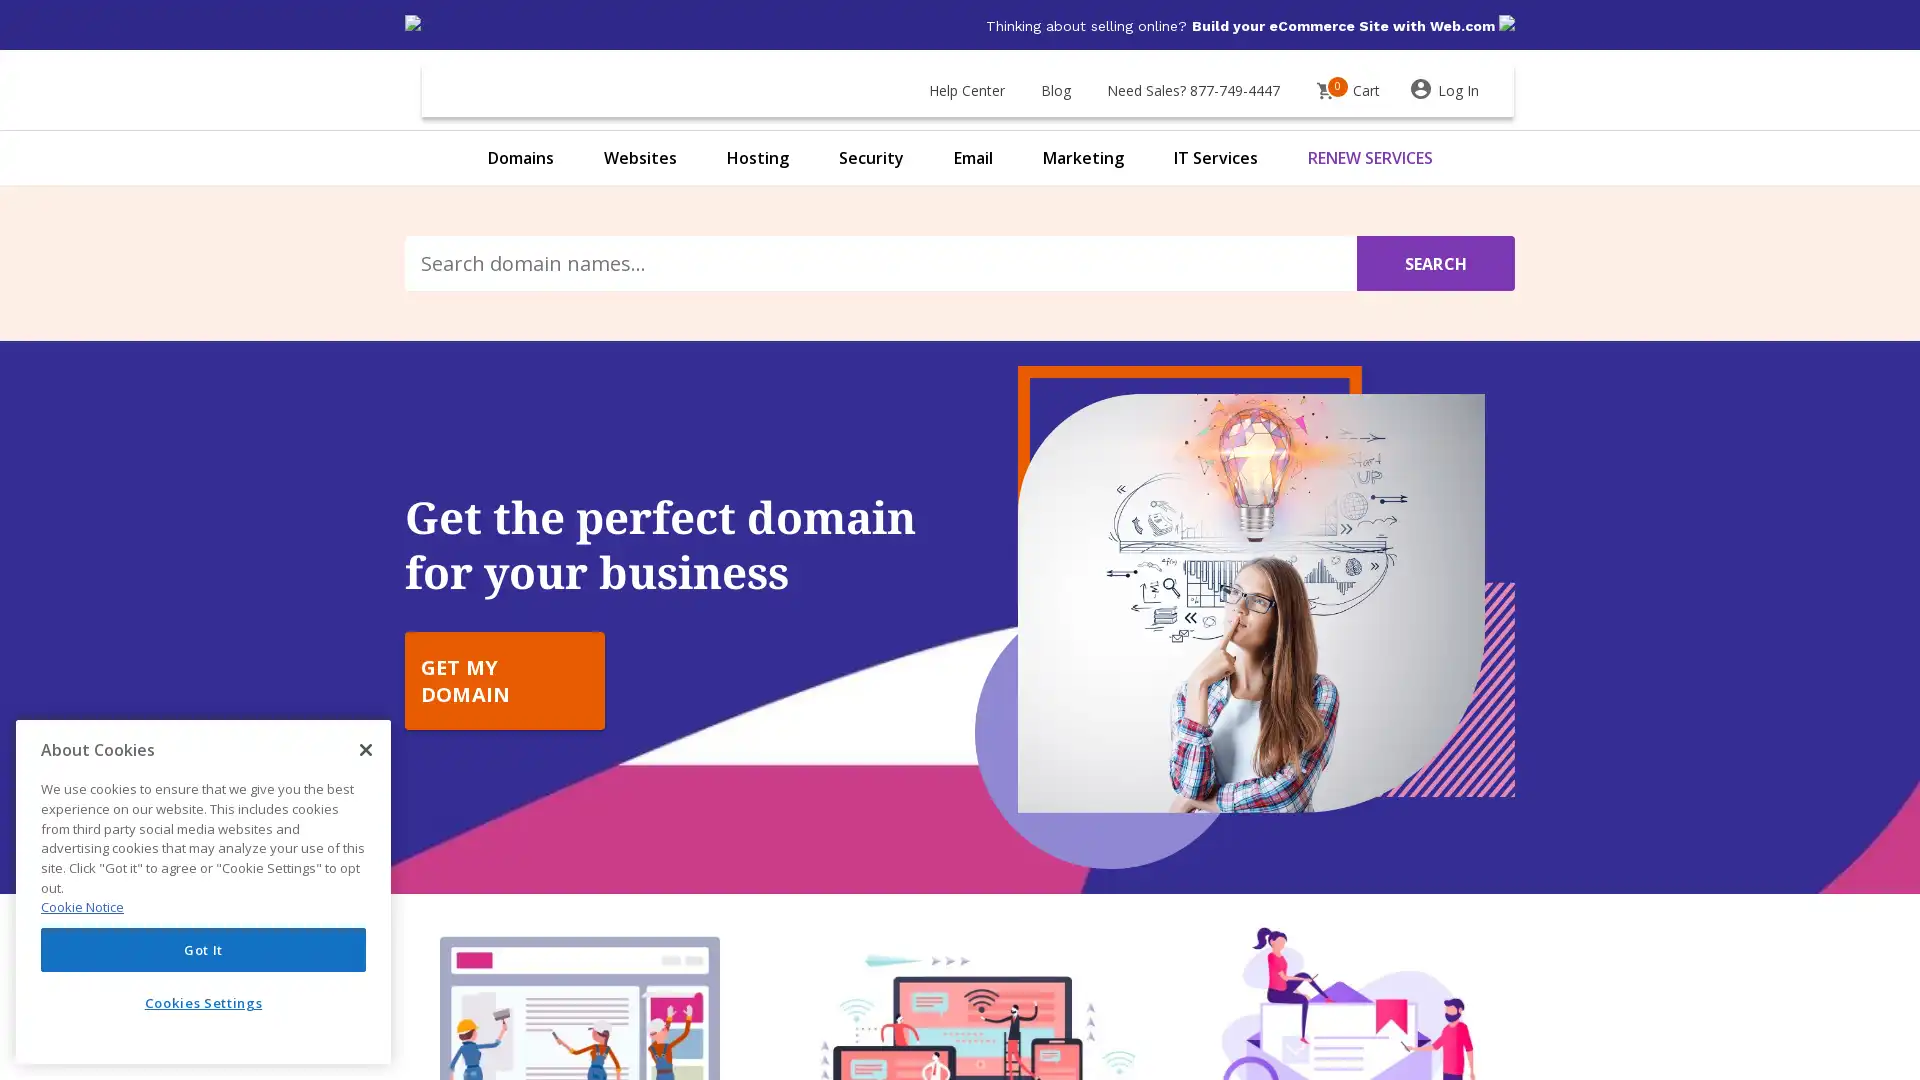 This screenshot has height=1080, width=1920. What do you see at coordinates (203, 1002) in the screenshot?
I see `Cookies Settings` at bounding box center [203, 1002].